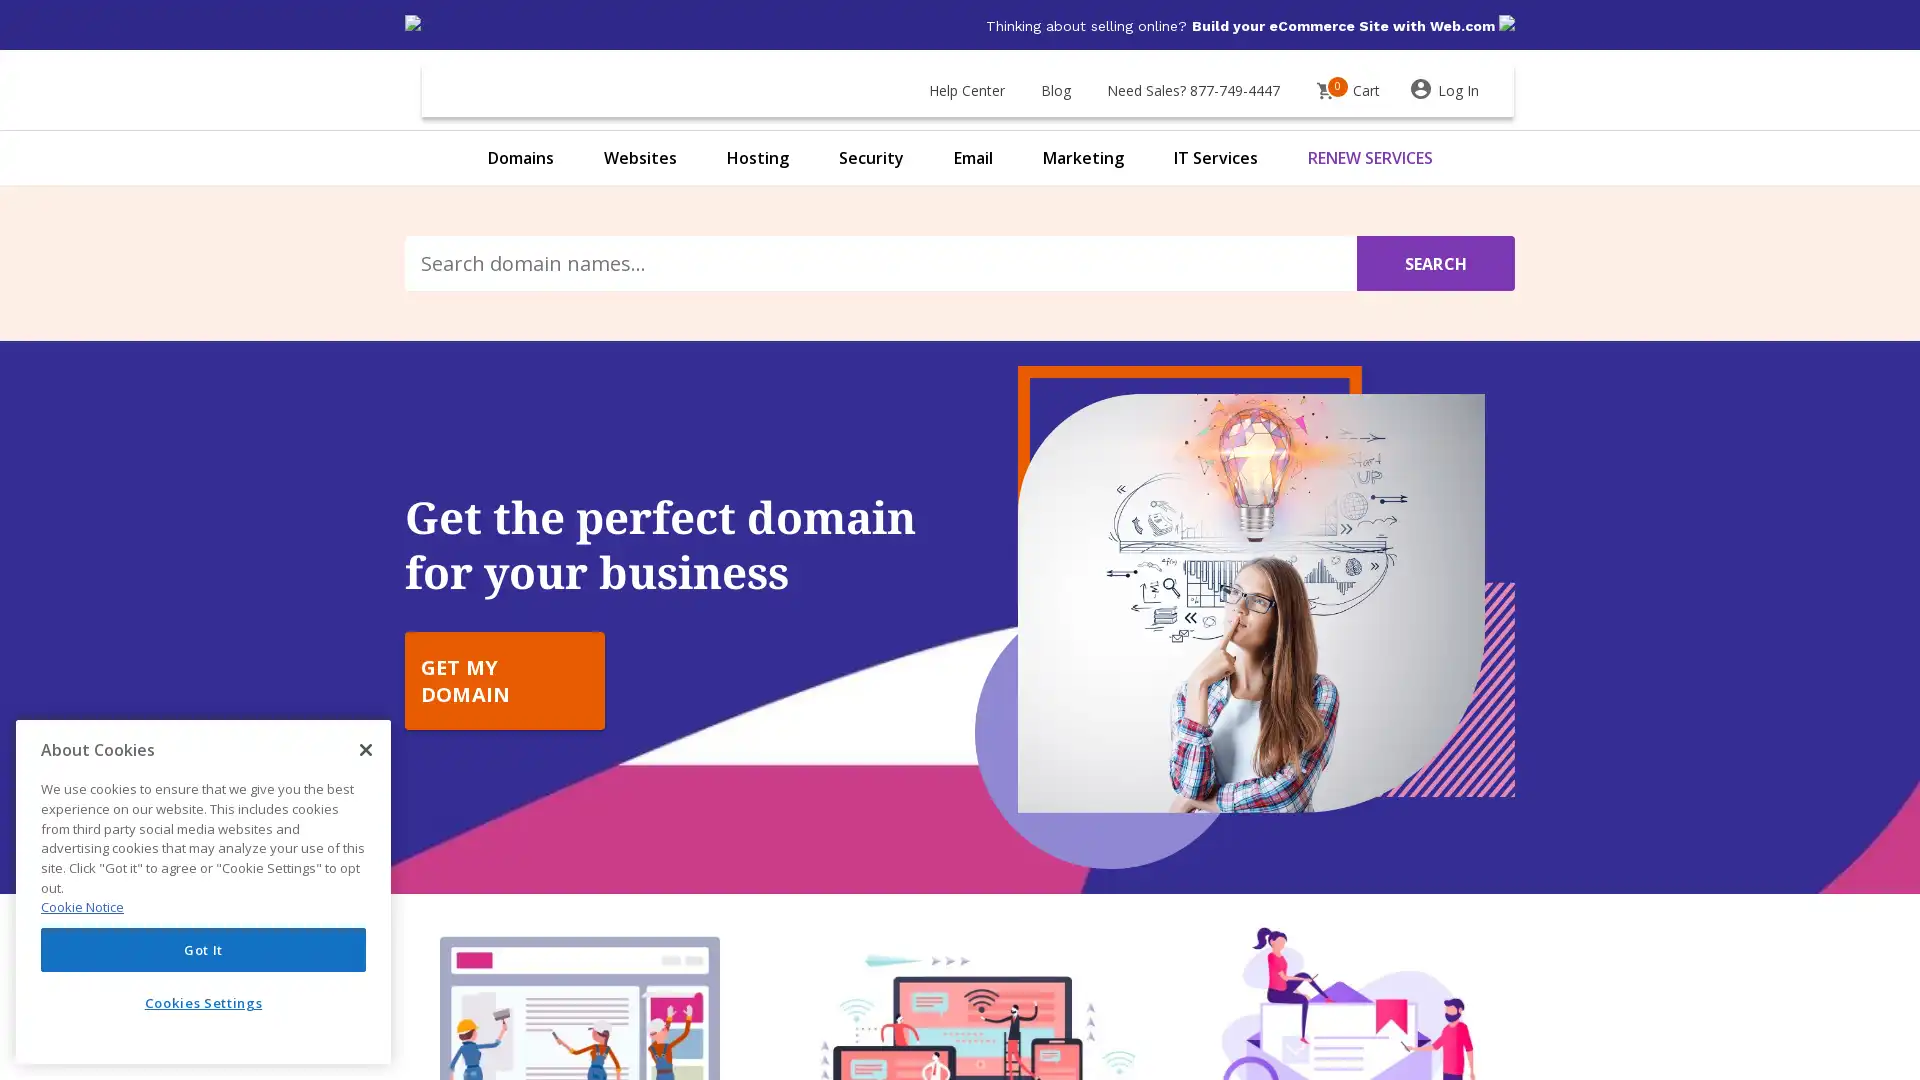 This screenshot has height=1080, width=1920. What do you see at coordinates (203, 1002) in the screenshot?
I see `Cookies Settings` at bounding box center [203, 1002].